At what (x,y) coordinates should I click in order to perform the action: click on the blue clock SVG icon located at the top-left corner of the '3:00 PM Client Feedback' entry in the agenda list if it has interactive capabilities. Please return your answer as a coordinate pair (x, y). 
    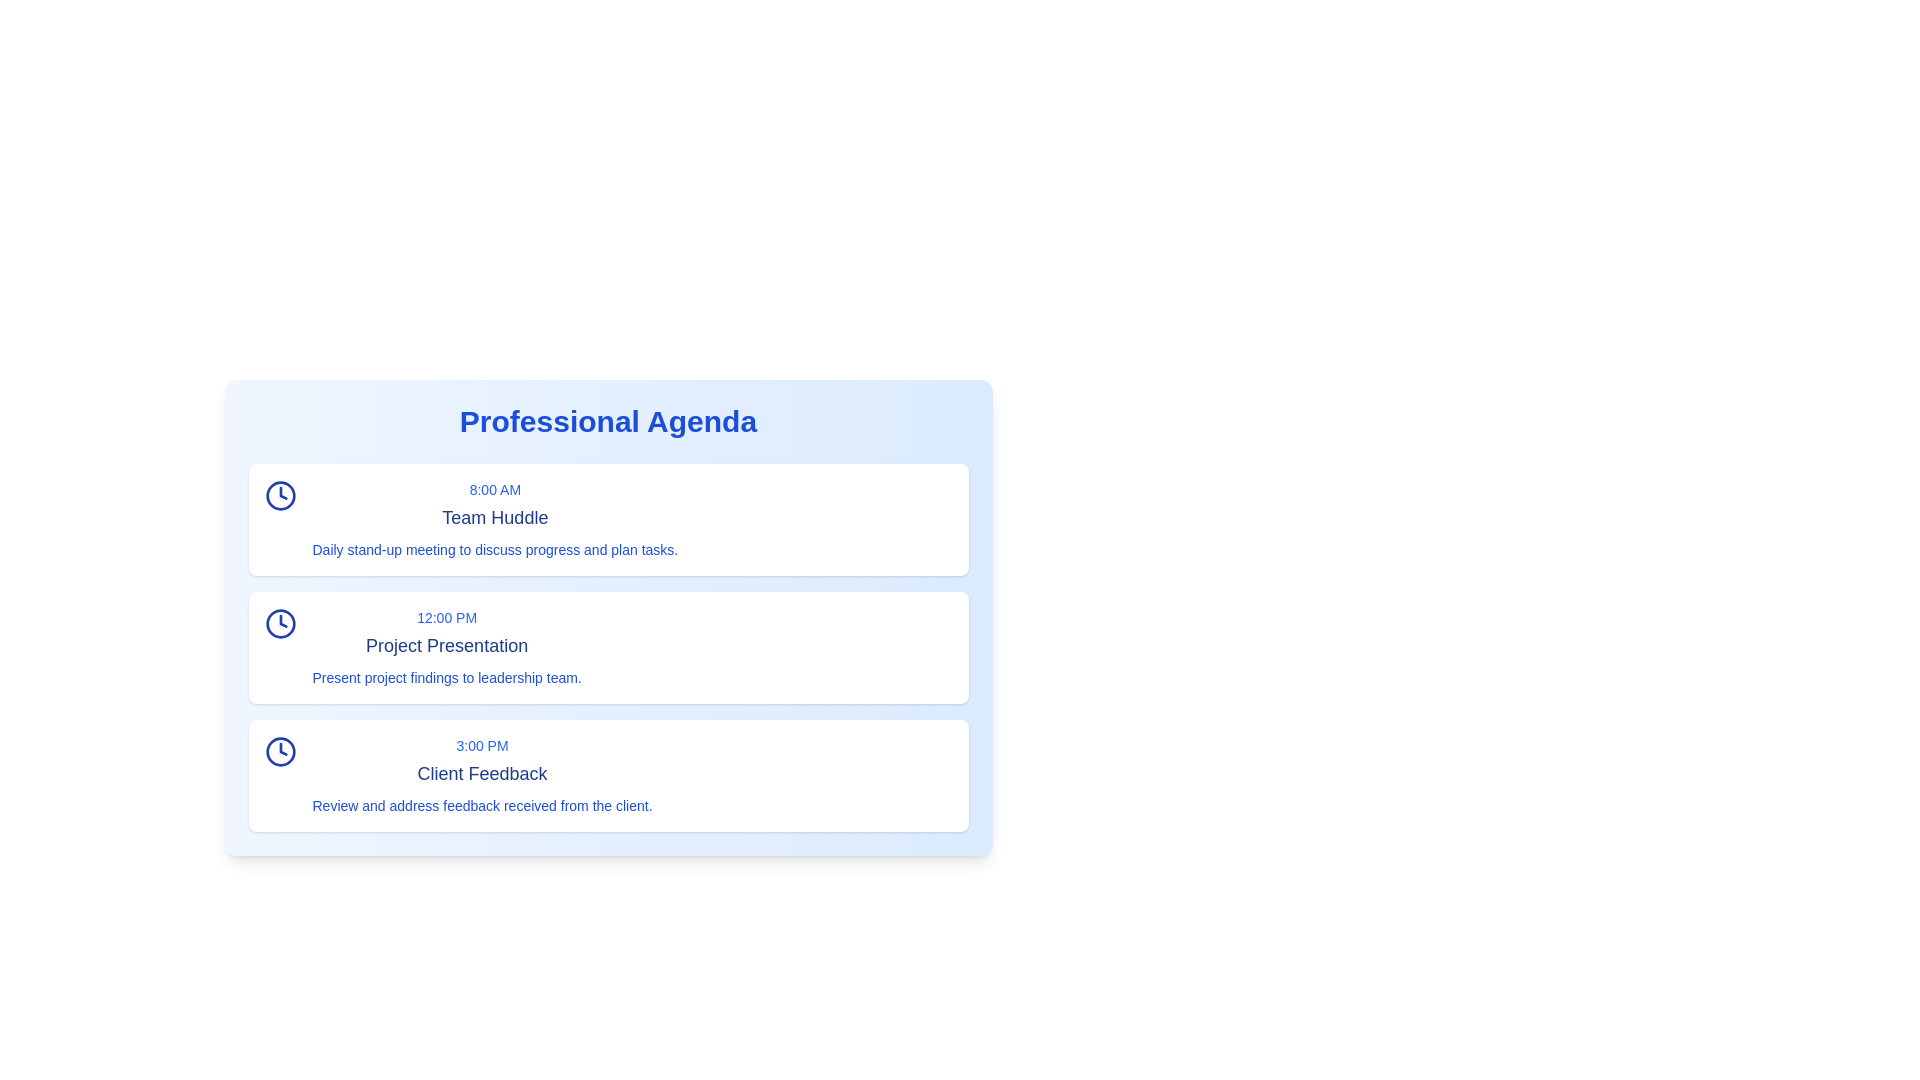
    Looking at the image, I should click on (279, 752).